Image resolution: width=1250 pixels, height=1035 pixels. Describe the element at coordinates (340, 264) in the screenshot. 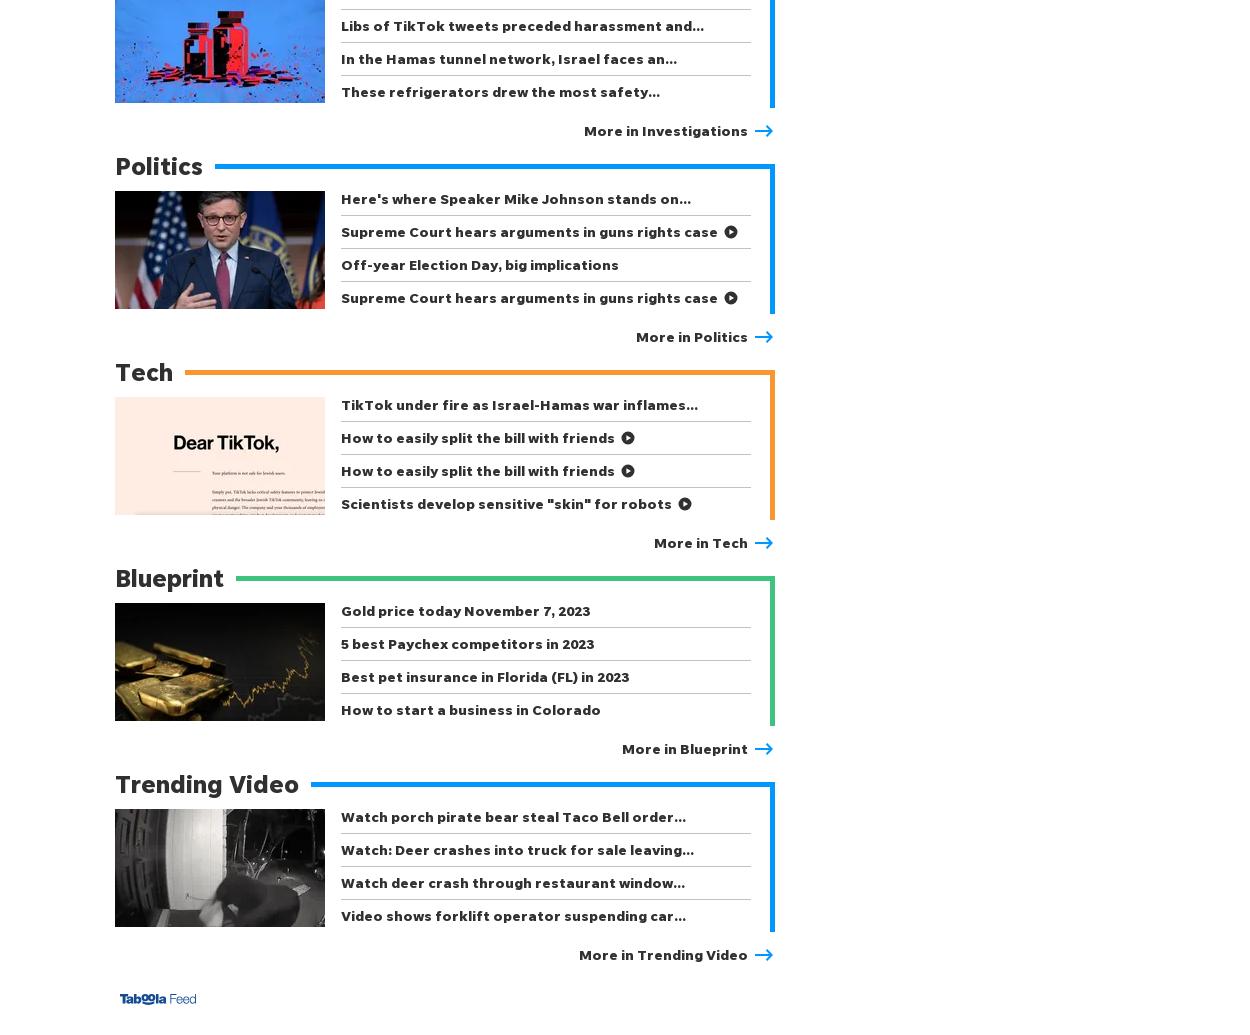

I see `'Off-year Election Day, big implications'` at that location.